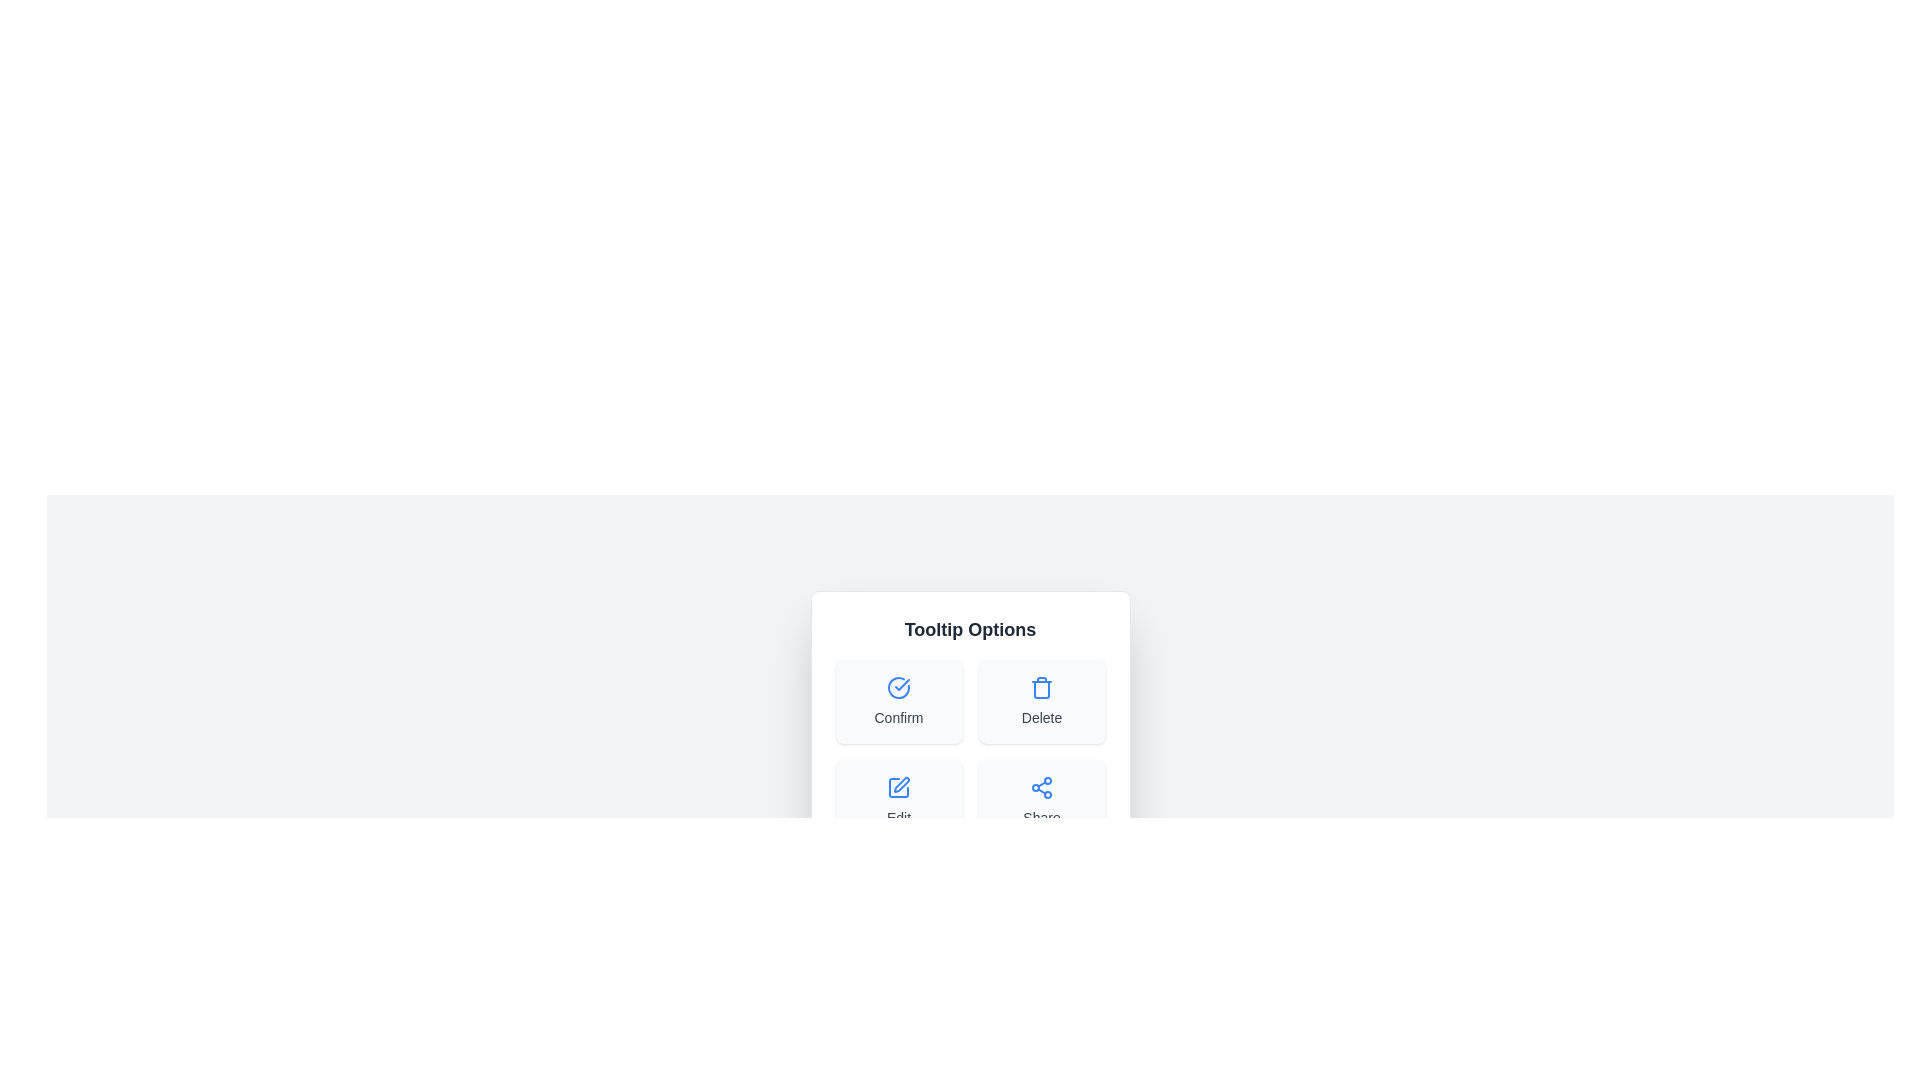  Describe the element at coordinates (1040, 701) in the screenshot. I see `the 'Delete' button which has a light gray background and a blue trash can icon above the text` at that location.